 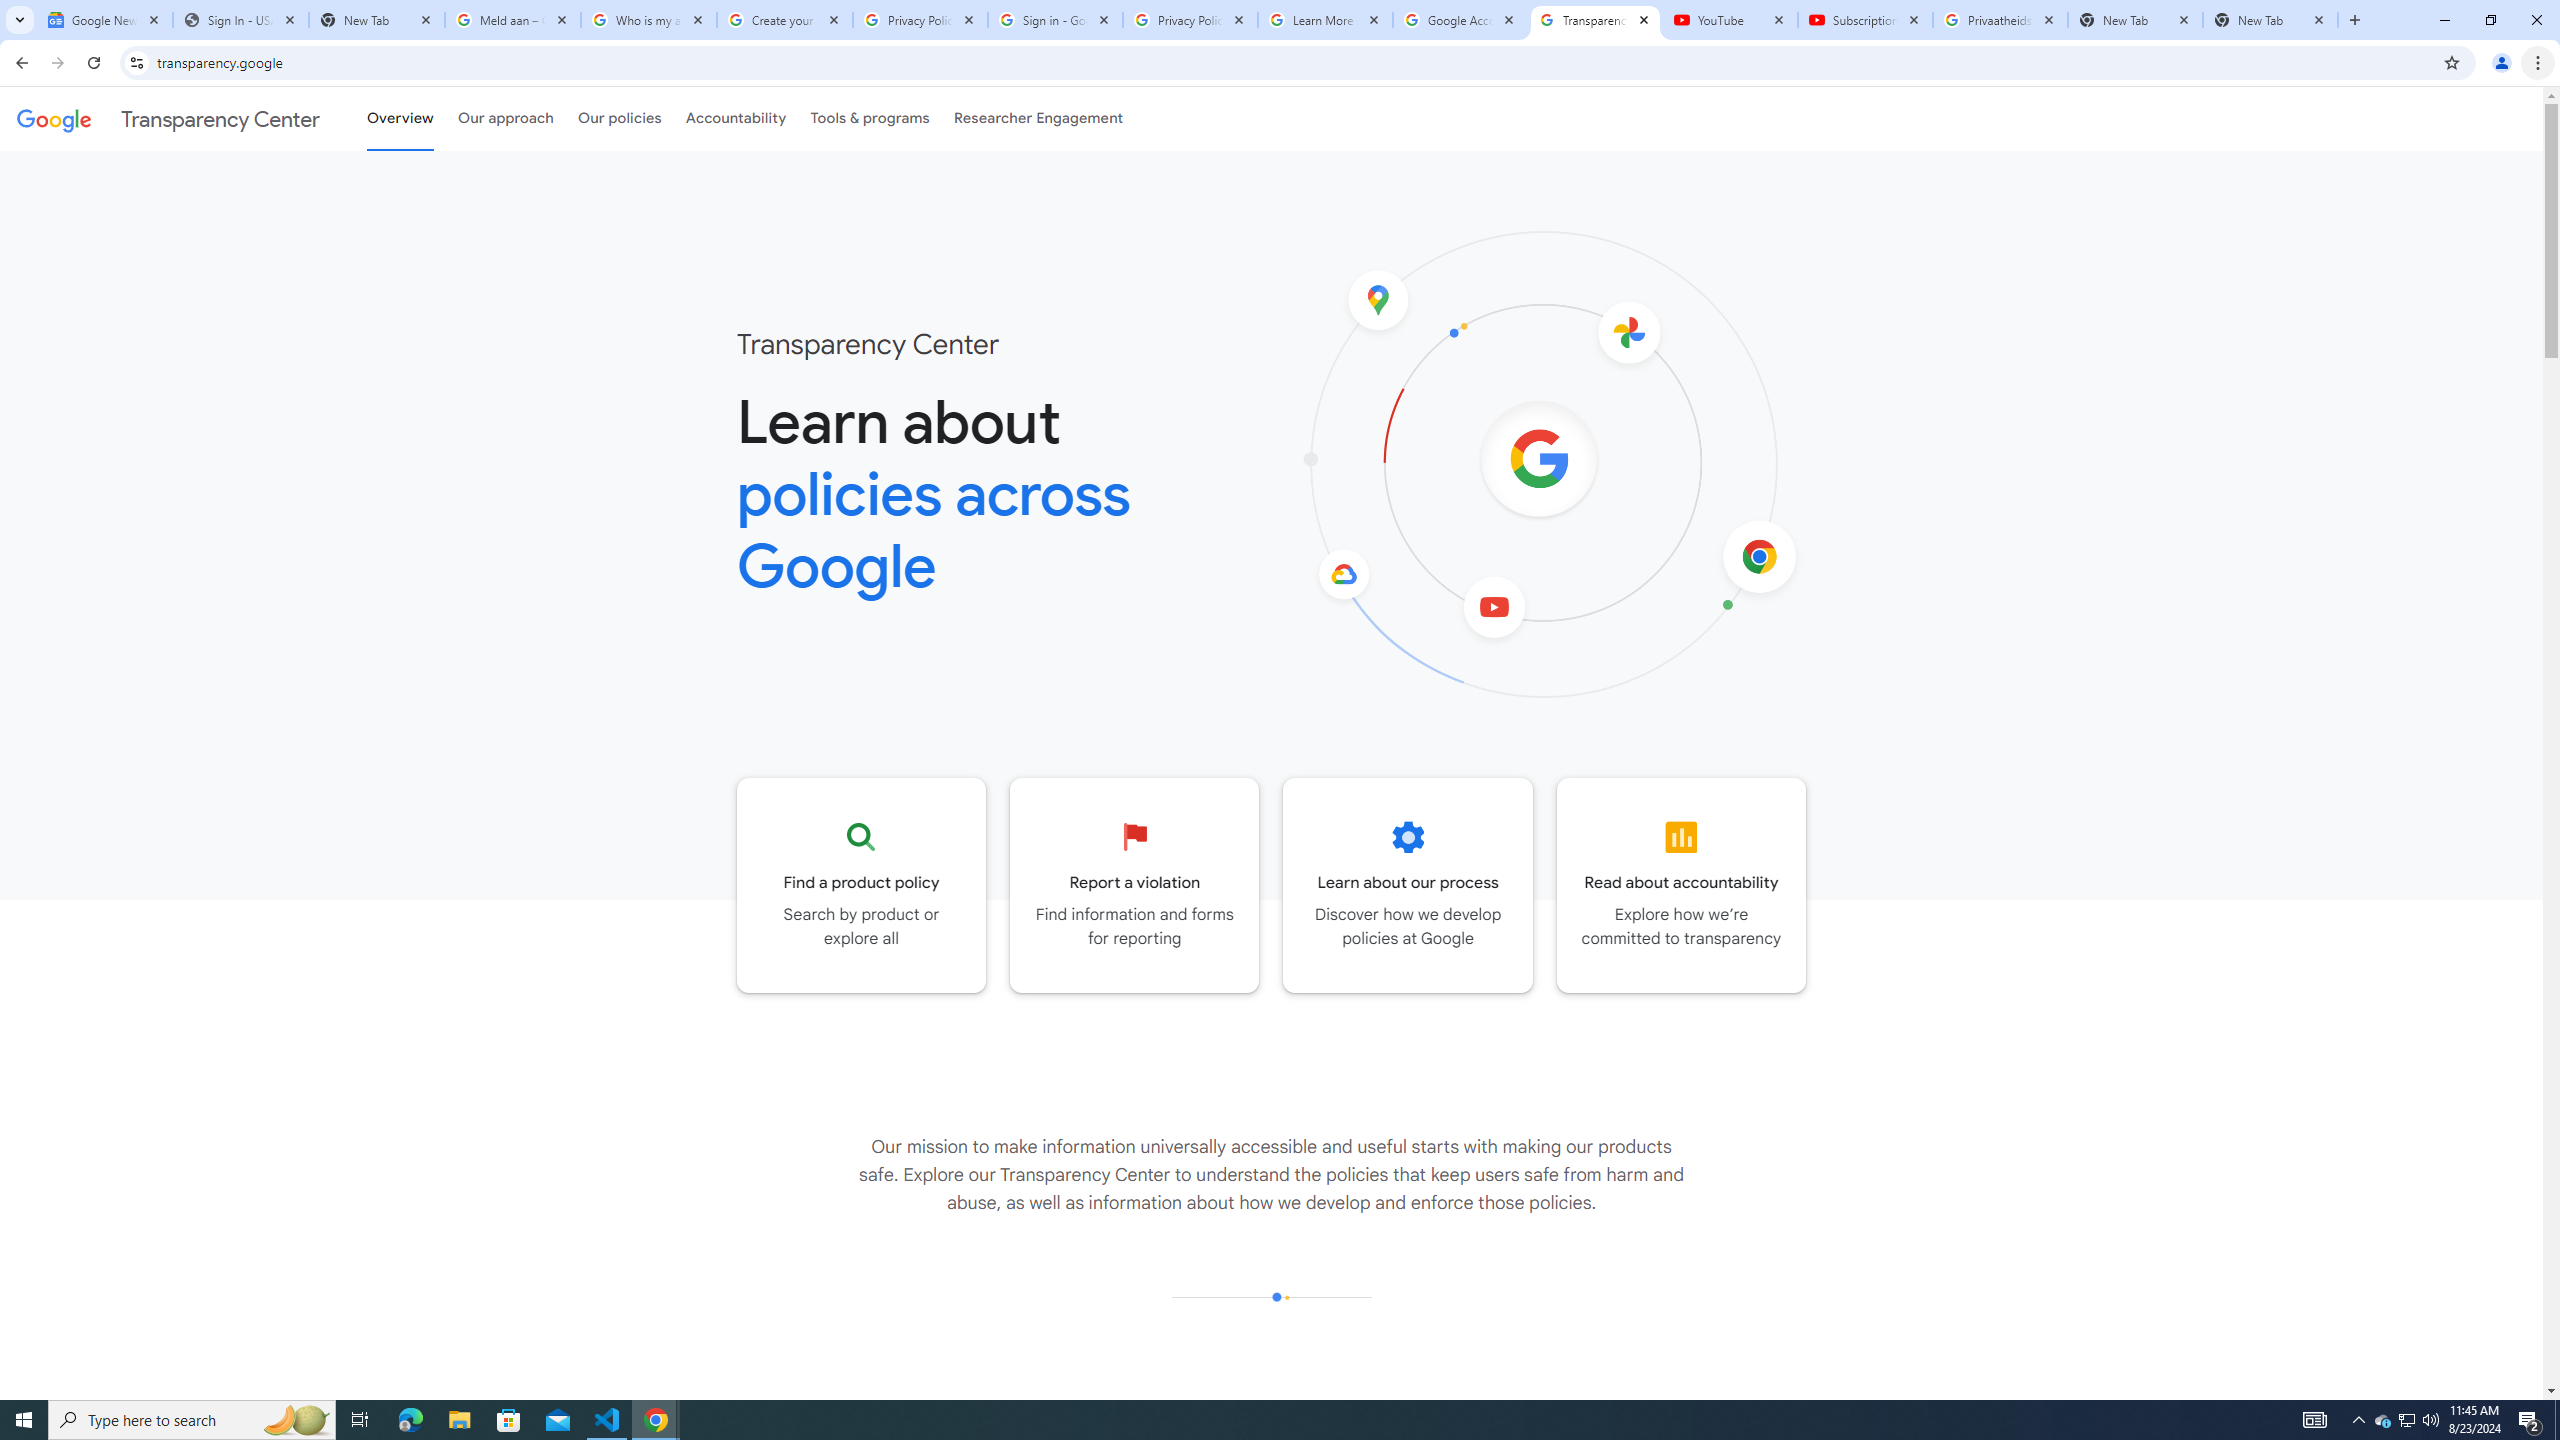 I want to click on 'Create your Google Account', so click(x=784, y=19).